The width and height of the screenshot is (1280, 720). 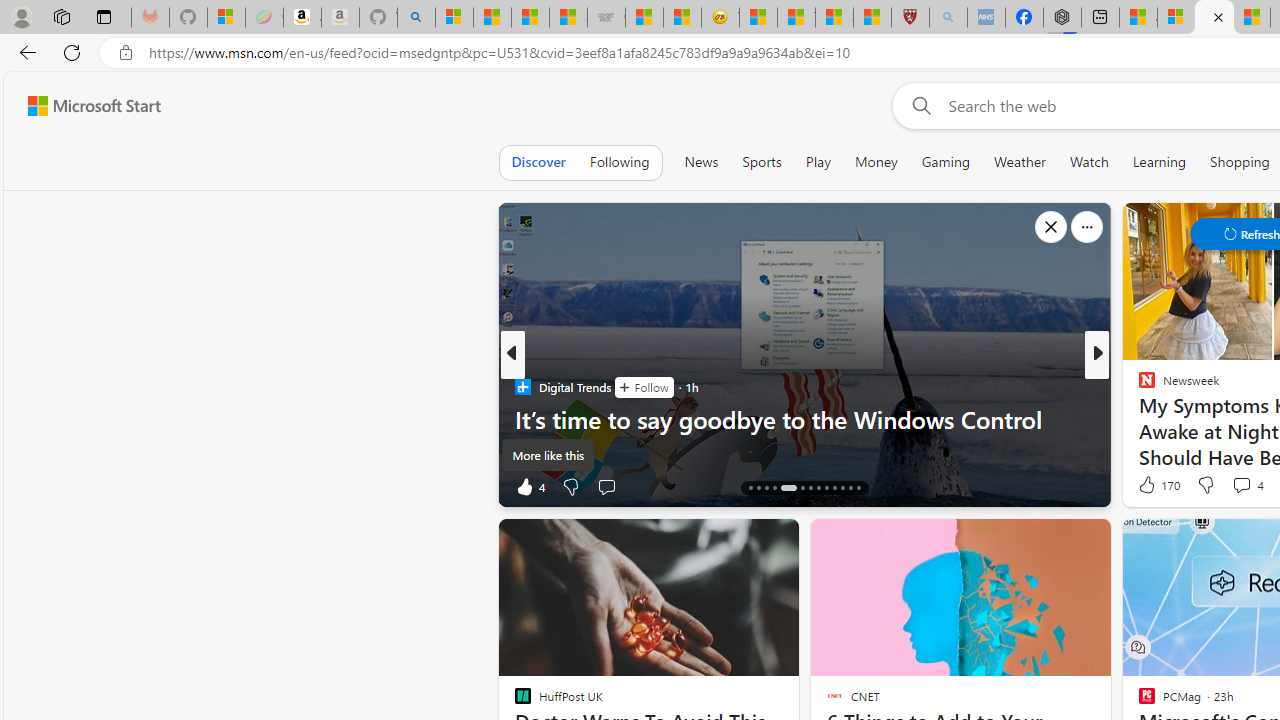 What do you see at coordinates (765, 488) in the screenshot?
I see `'AutomationID: tab-16'` at bounding box center [765, 488].